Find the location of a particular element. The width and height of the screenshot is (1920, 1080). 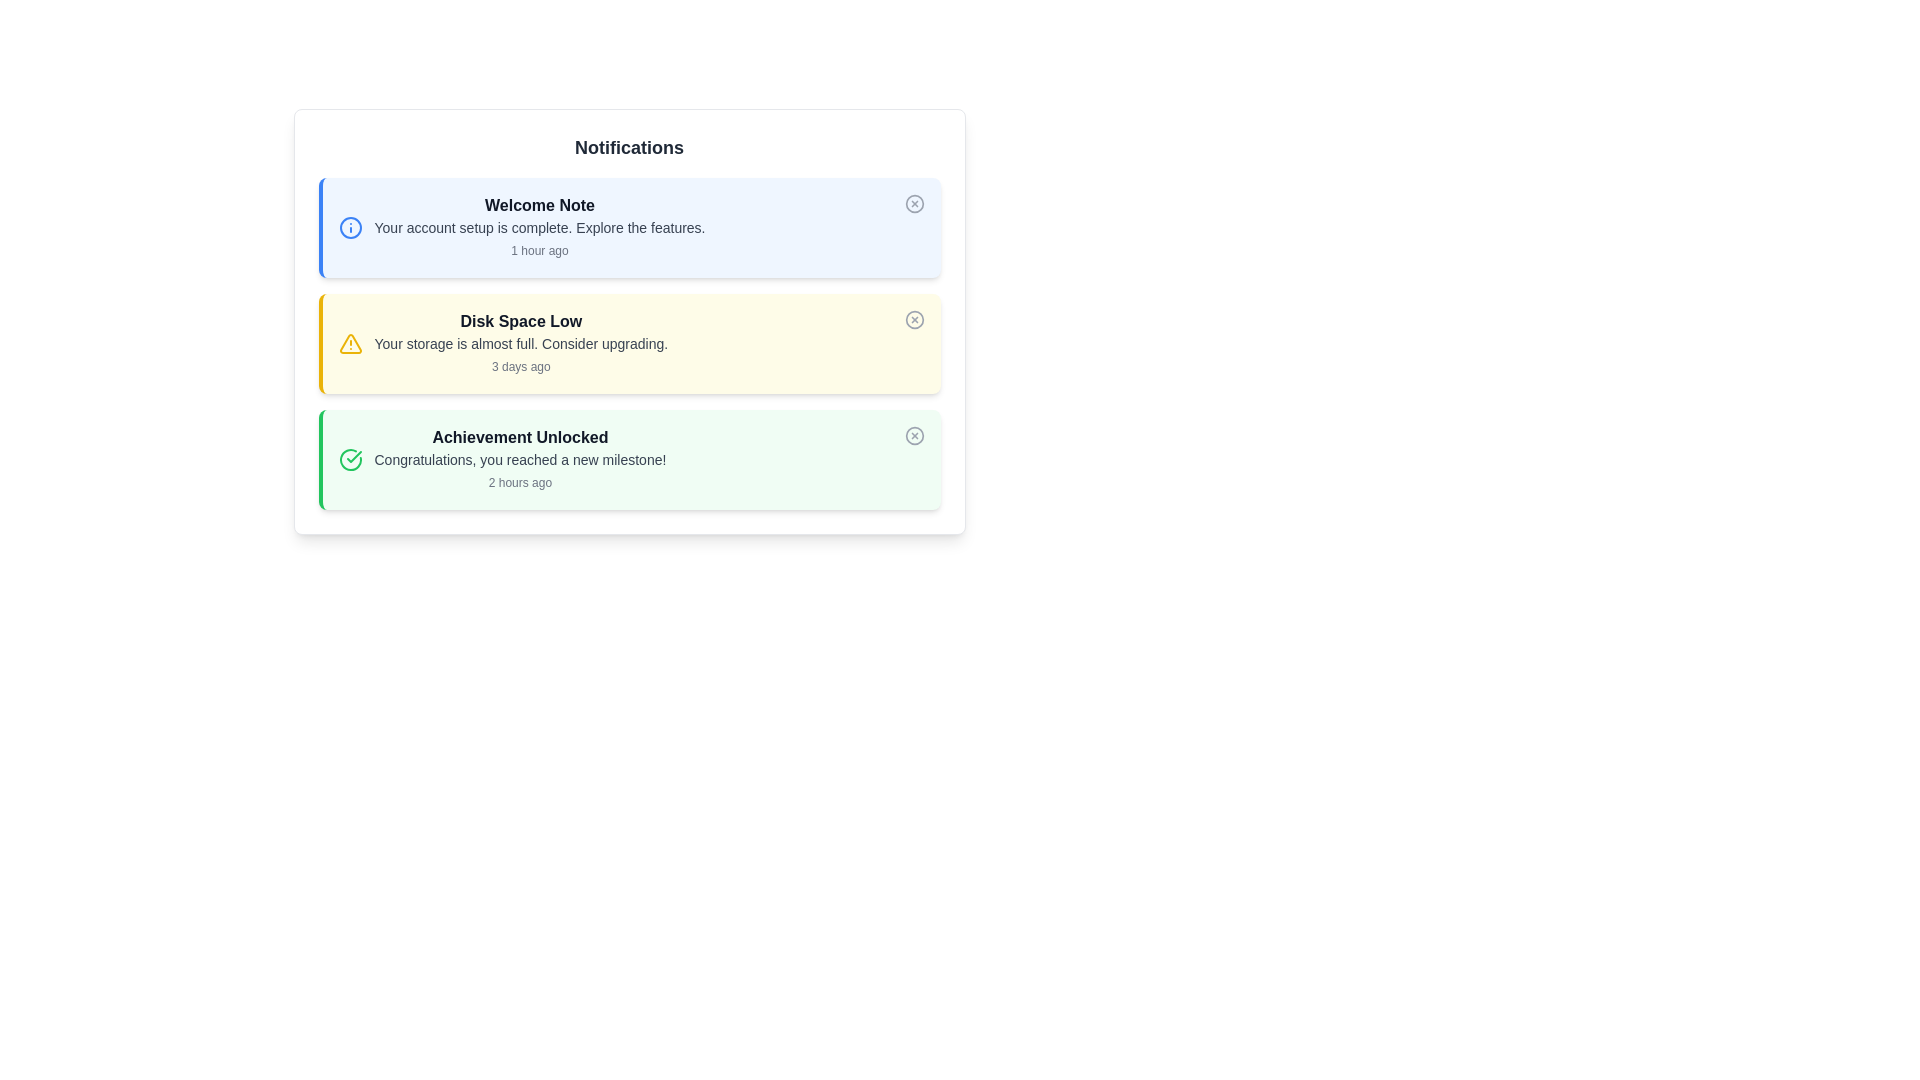

the circular icon with a blue outline located to the left of the 'Welcome Note' text in the notification card is located at coordinates (350, 226).